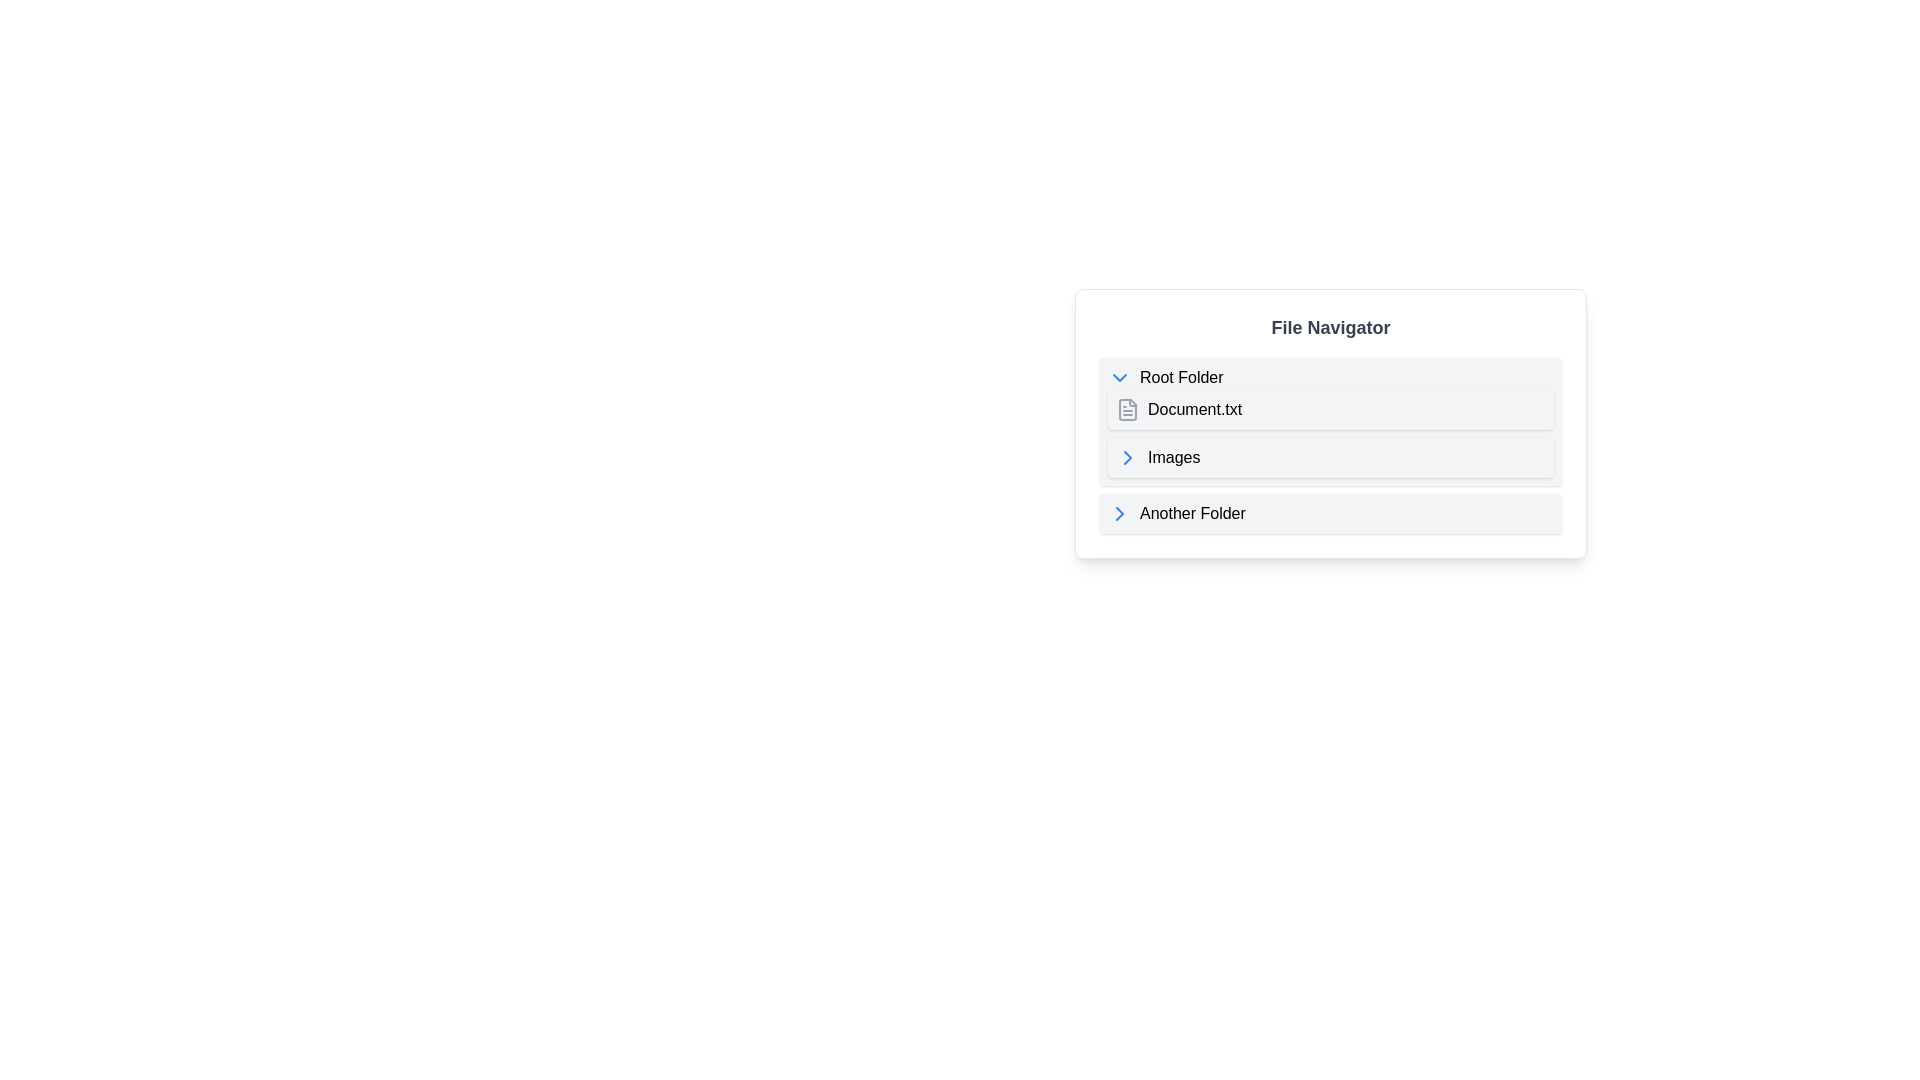 This screenshot has width=1920, height=1080. What do you see at coordinates (1330, 458) in the screenshot?
I see `the selectable list item labeled 'Images' located in the file navigator, positioned between 'Document.txt' and 'Another Folder'` at bounding box center [1330, 458].